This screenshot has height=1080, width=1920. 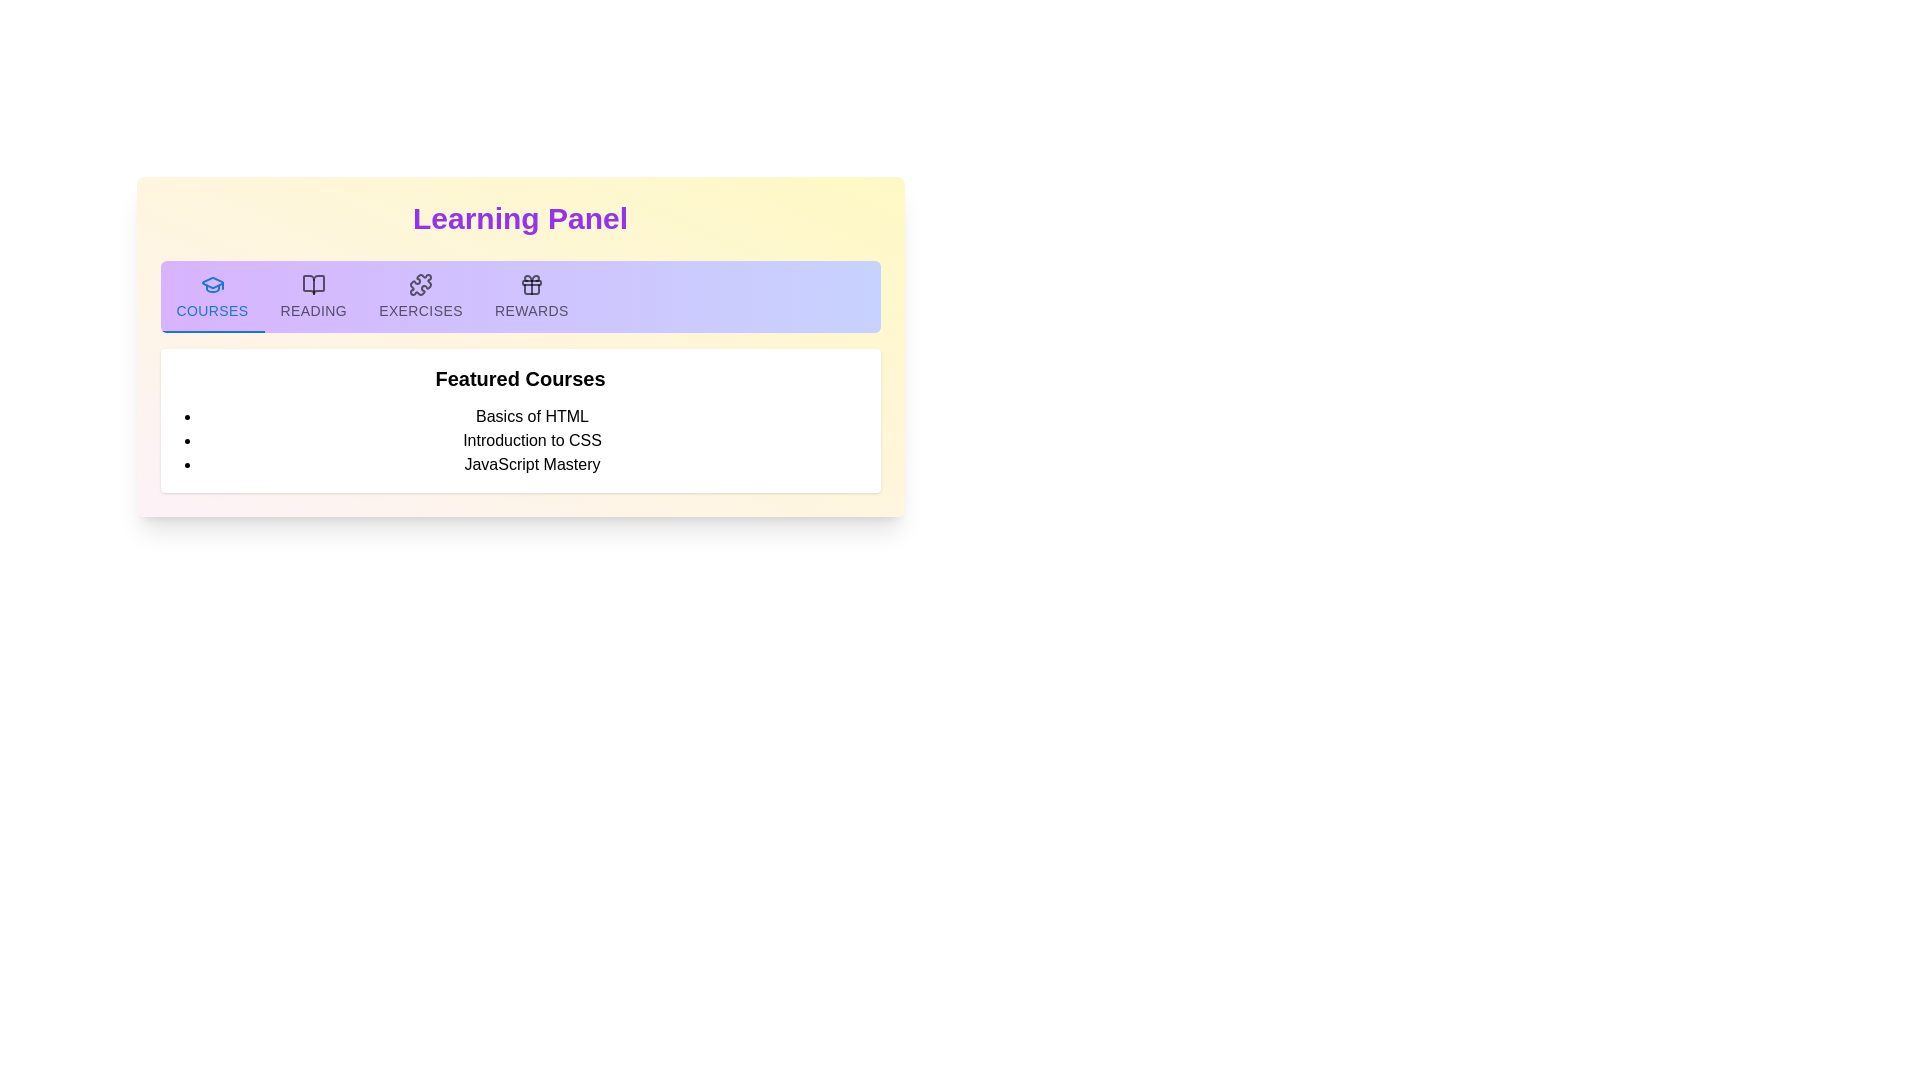 I want to click on the 'Featured Courses' section which contains a title and a bulleted list of courses, positioned below the tab navigation options in the Learning Panel interface, so click(x=520, y=419).